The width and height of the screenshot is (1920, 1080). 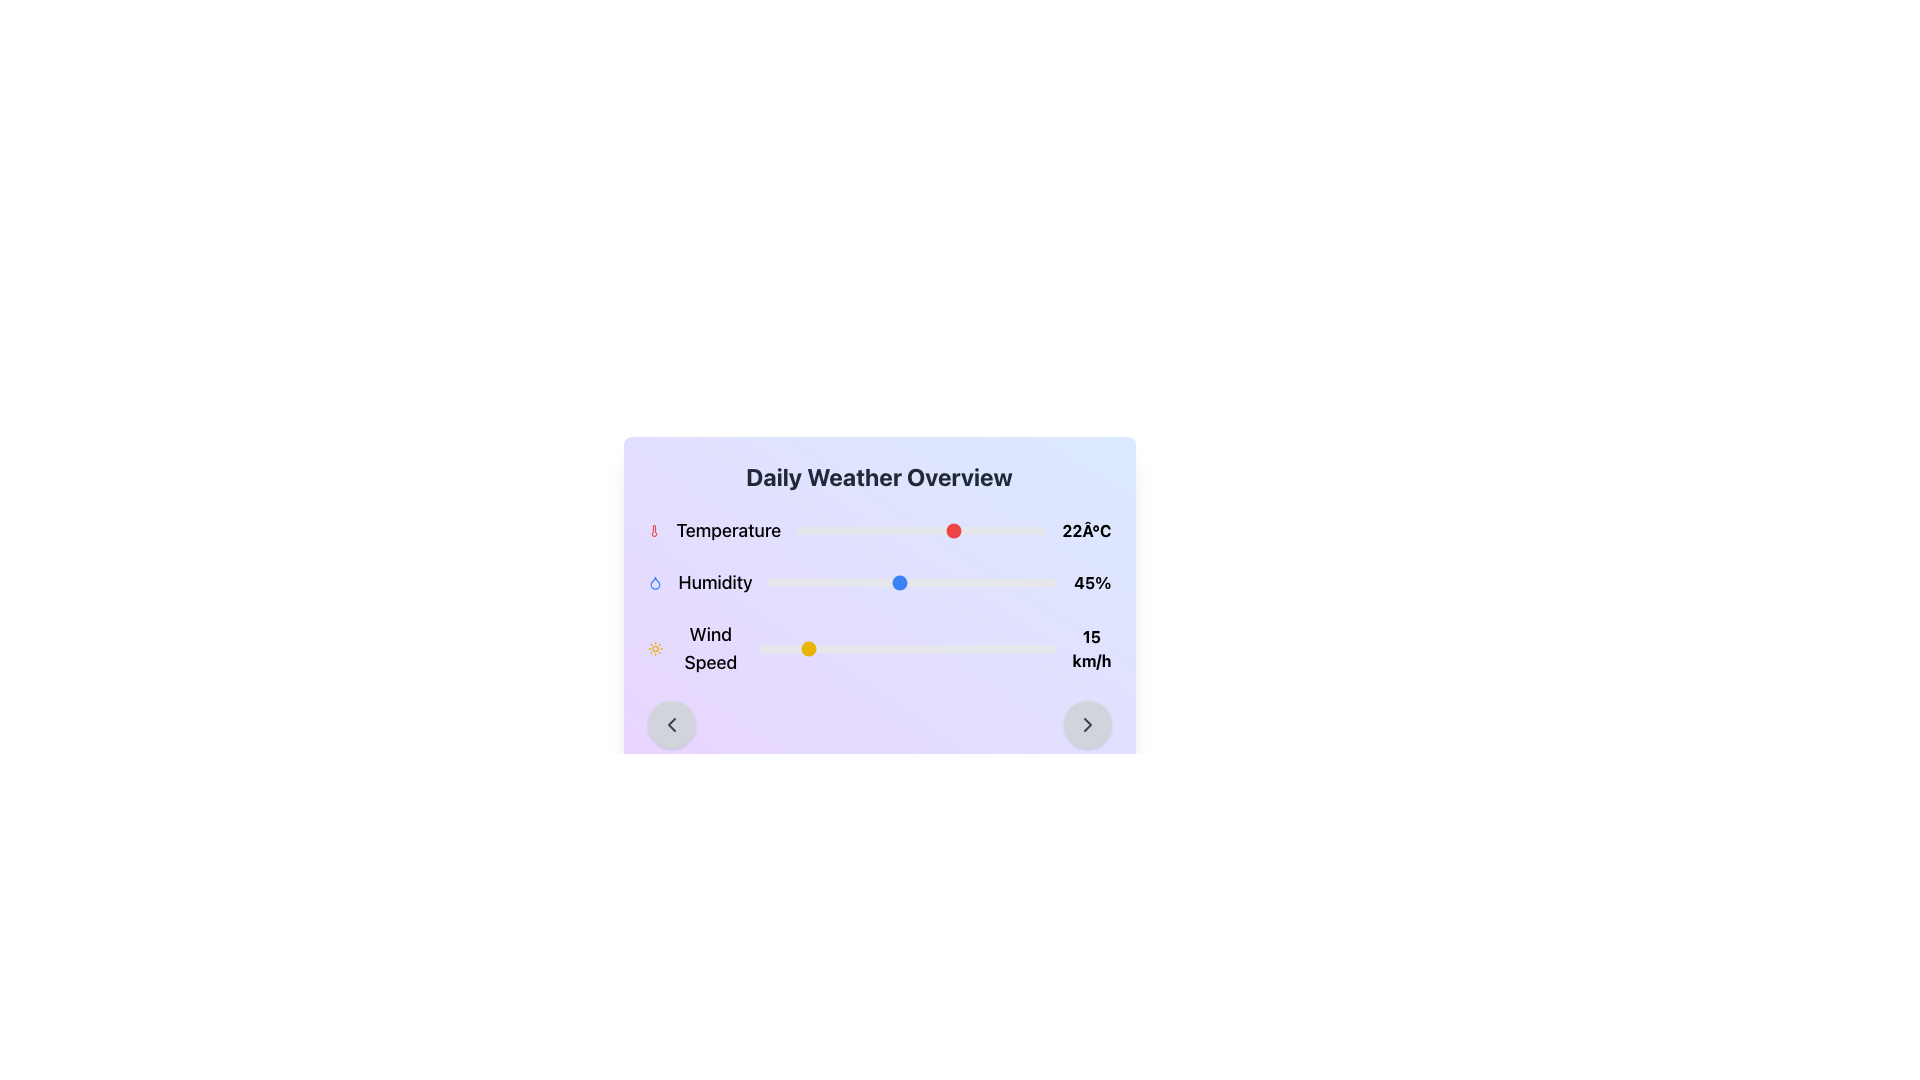 What do you see at coordinates (971, 582) in the screenshot?
I see `humidity` at bounding box center [971, 582].